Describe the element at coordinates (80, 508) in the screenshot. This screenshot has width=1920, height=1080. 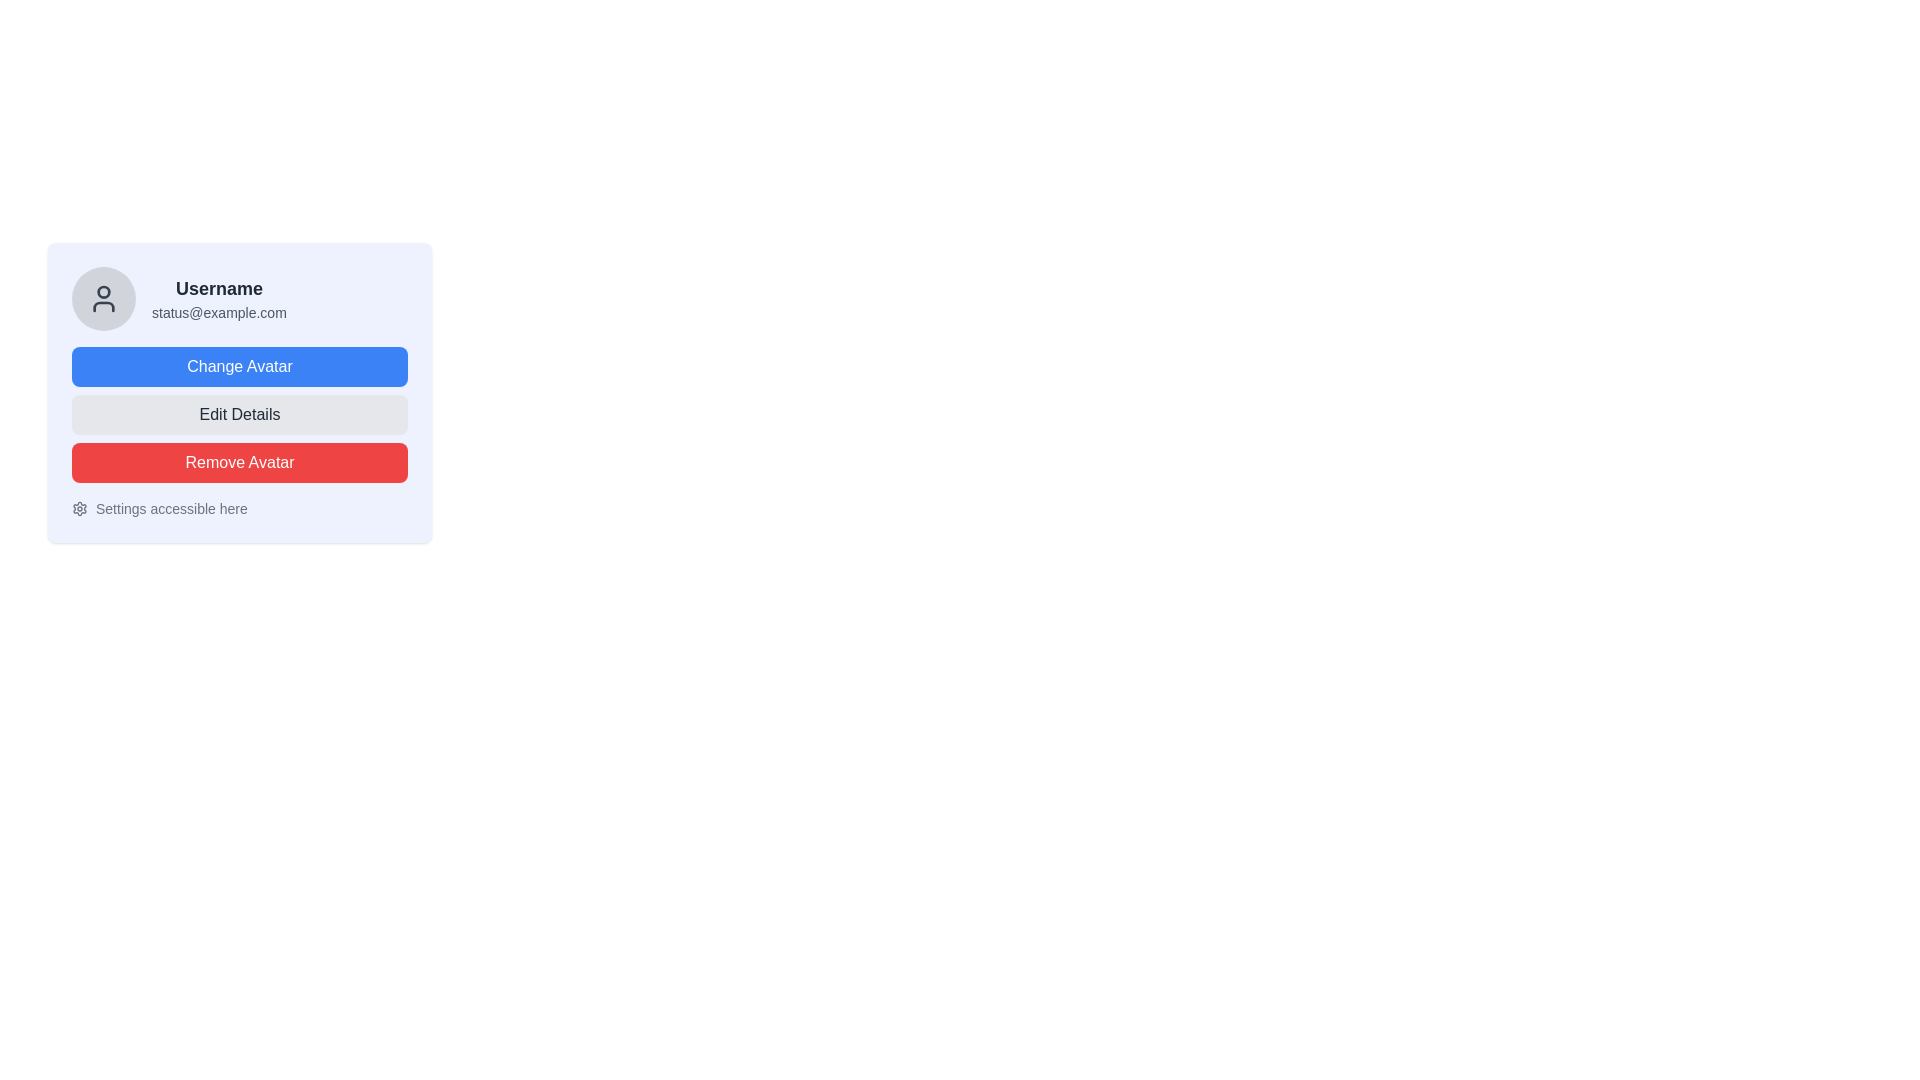
I see `the small gear icon with rounded edges and teeth-like shapes, located next to the text 'Settings accessible here'` at that location.